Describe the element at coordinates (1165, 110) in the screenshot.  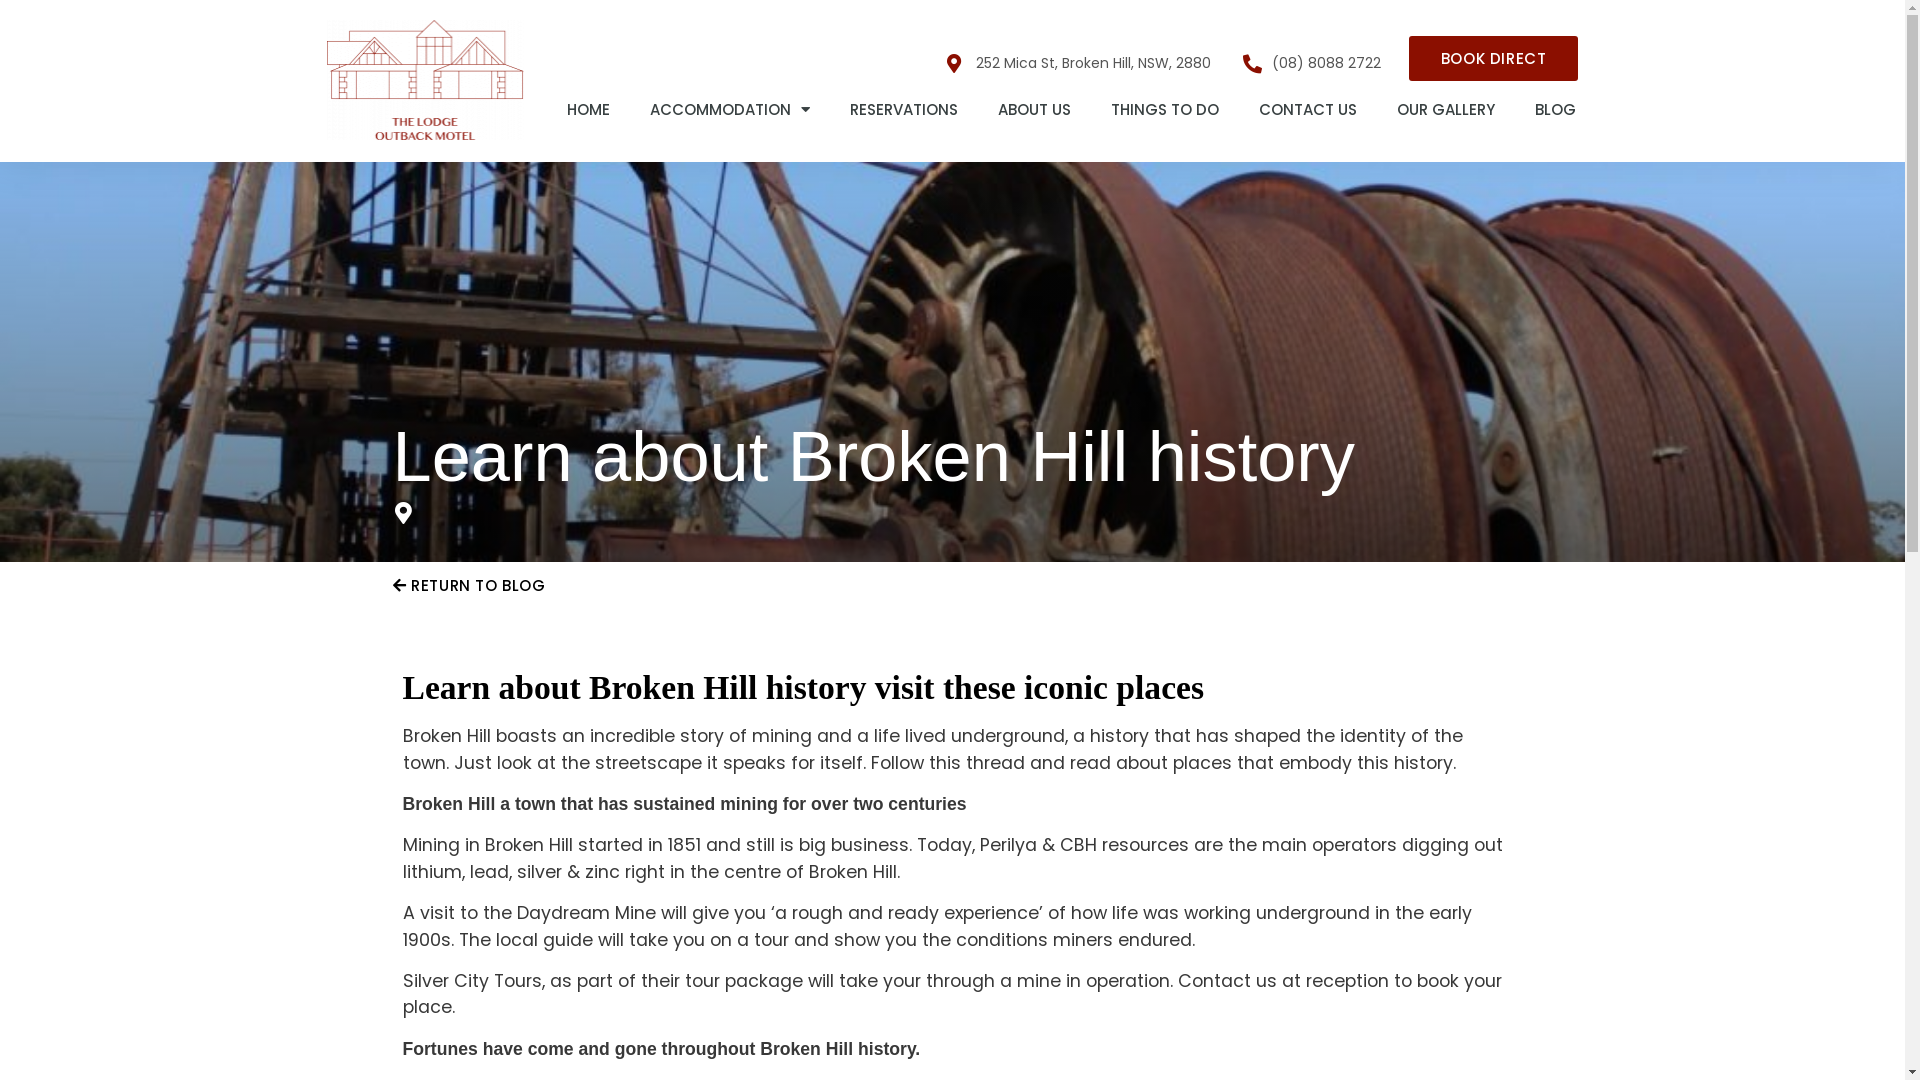
I see `'THINGS TO DO'` at that location.